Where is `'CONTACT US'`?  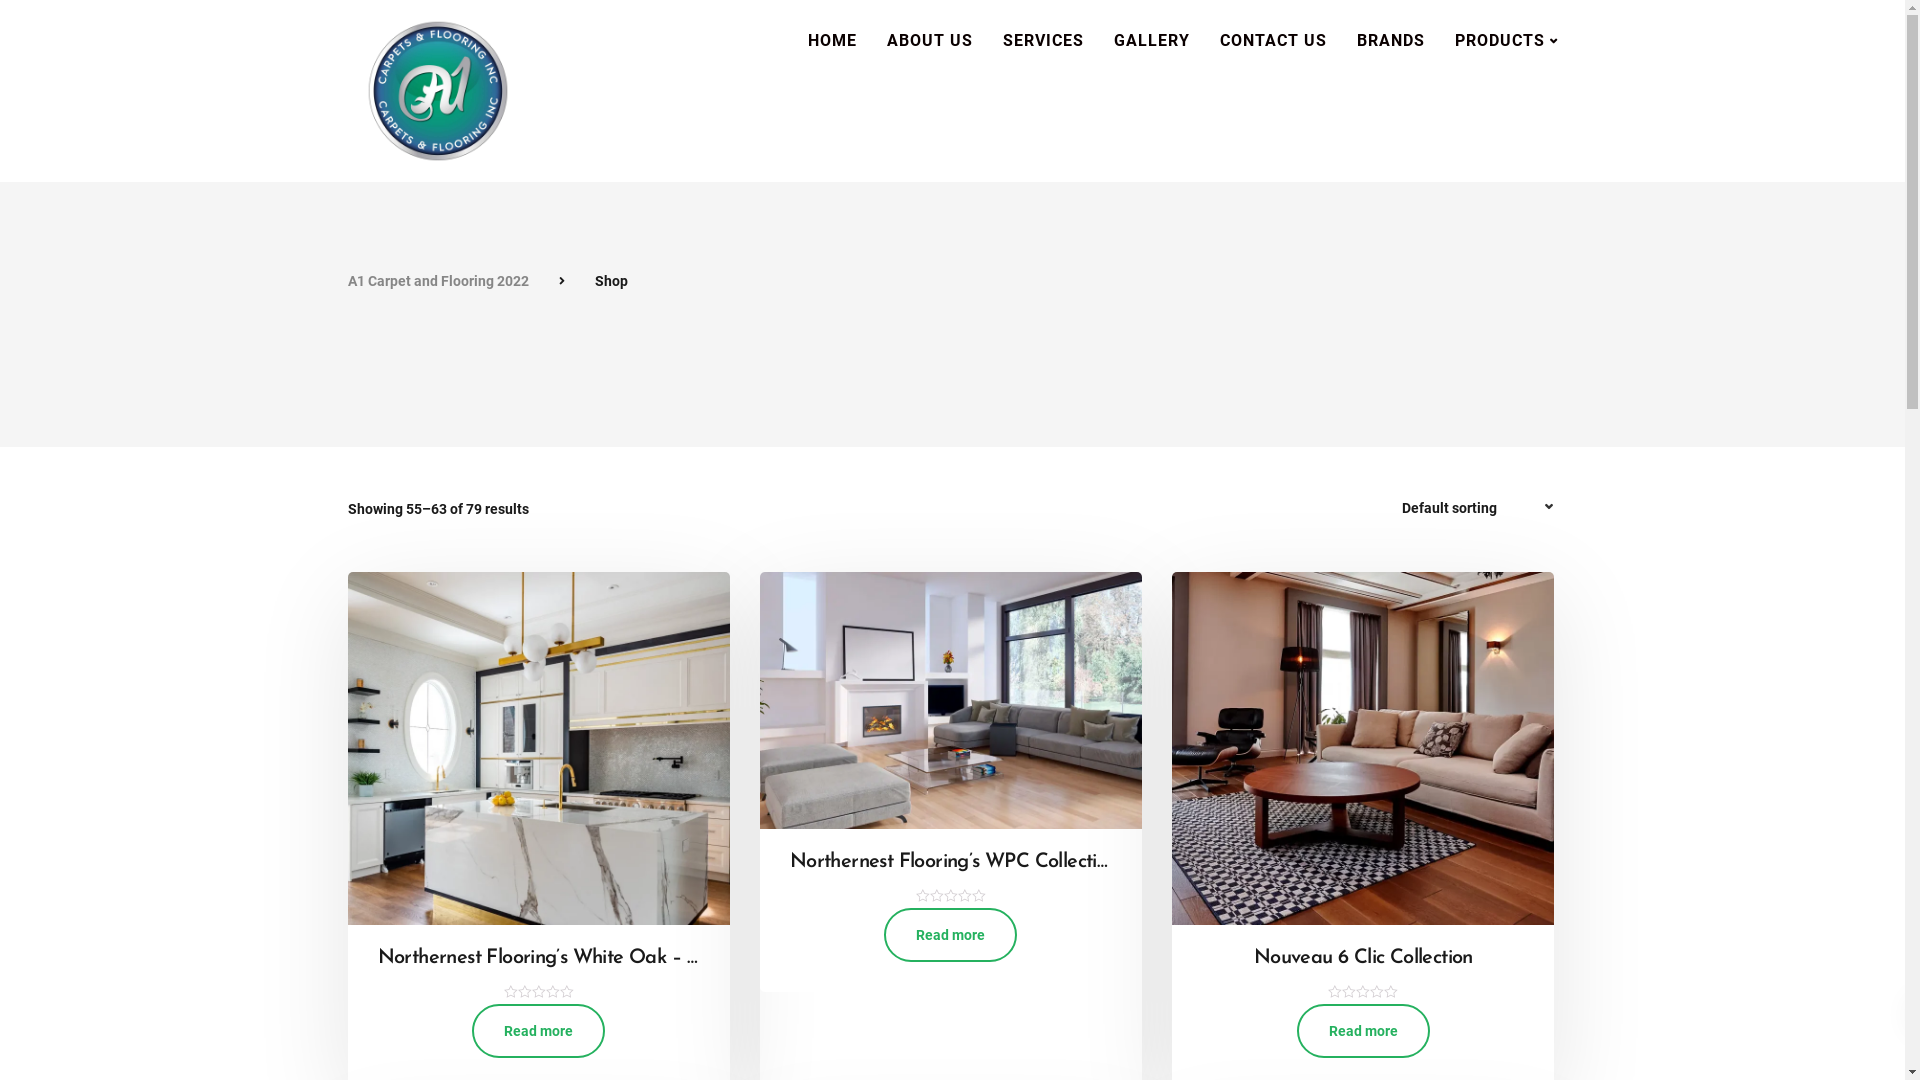 'CONTACT US' is located at coordinates (1271, 41).